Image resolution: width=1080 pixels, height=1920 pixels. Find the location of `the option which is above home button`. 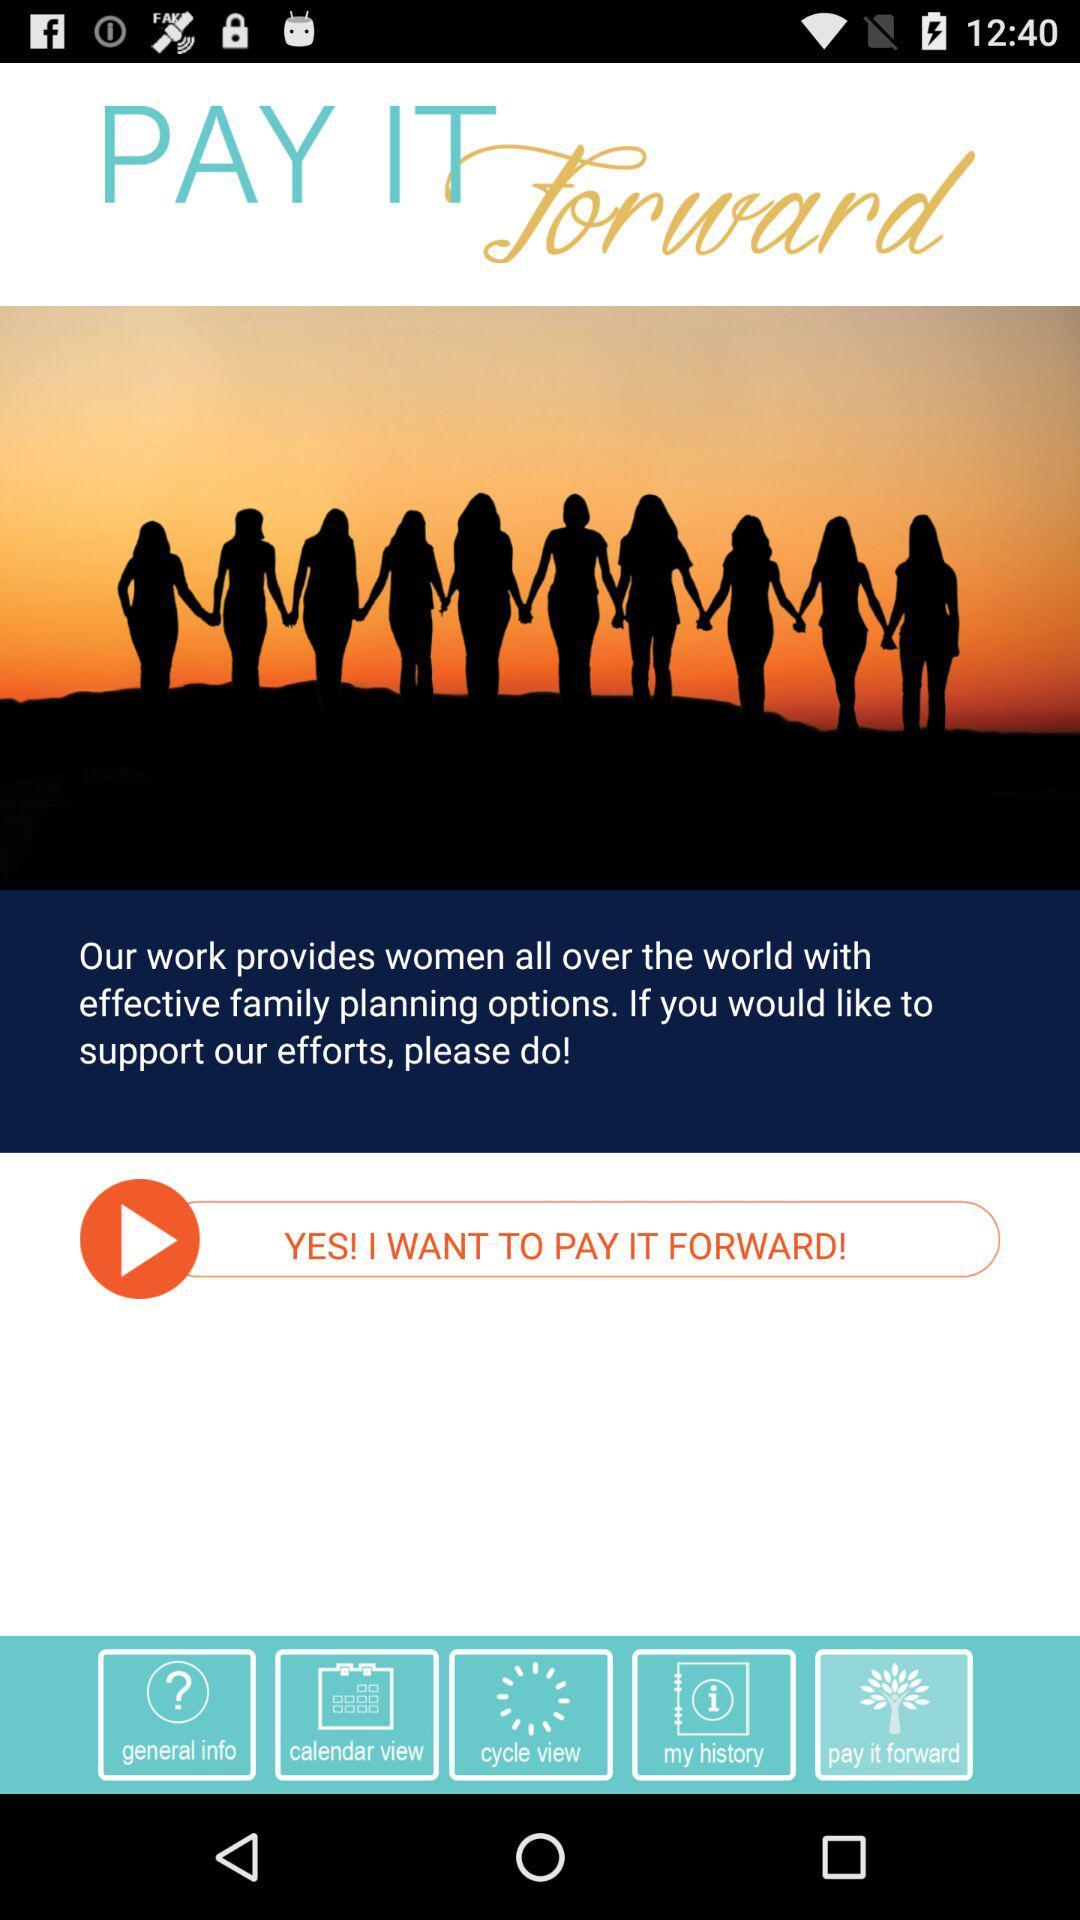

the option which is above home button is located at coordinates (530, 1713).